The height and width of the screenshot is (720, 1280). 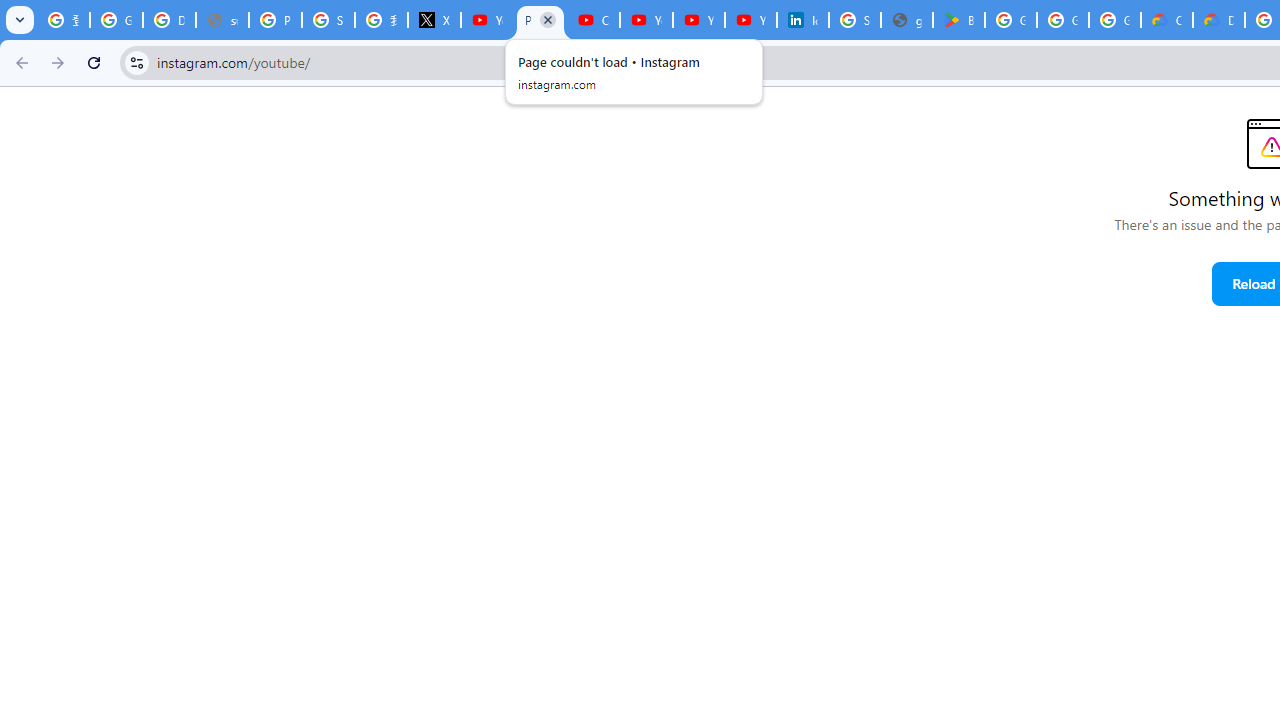 What do you see at coordinates (803, 20) in the screenshot?
I see `'Identity verification via Persona | LinkedIn Help'` at bounding box center [803, 20].